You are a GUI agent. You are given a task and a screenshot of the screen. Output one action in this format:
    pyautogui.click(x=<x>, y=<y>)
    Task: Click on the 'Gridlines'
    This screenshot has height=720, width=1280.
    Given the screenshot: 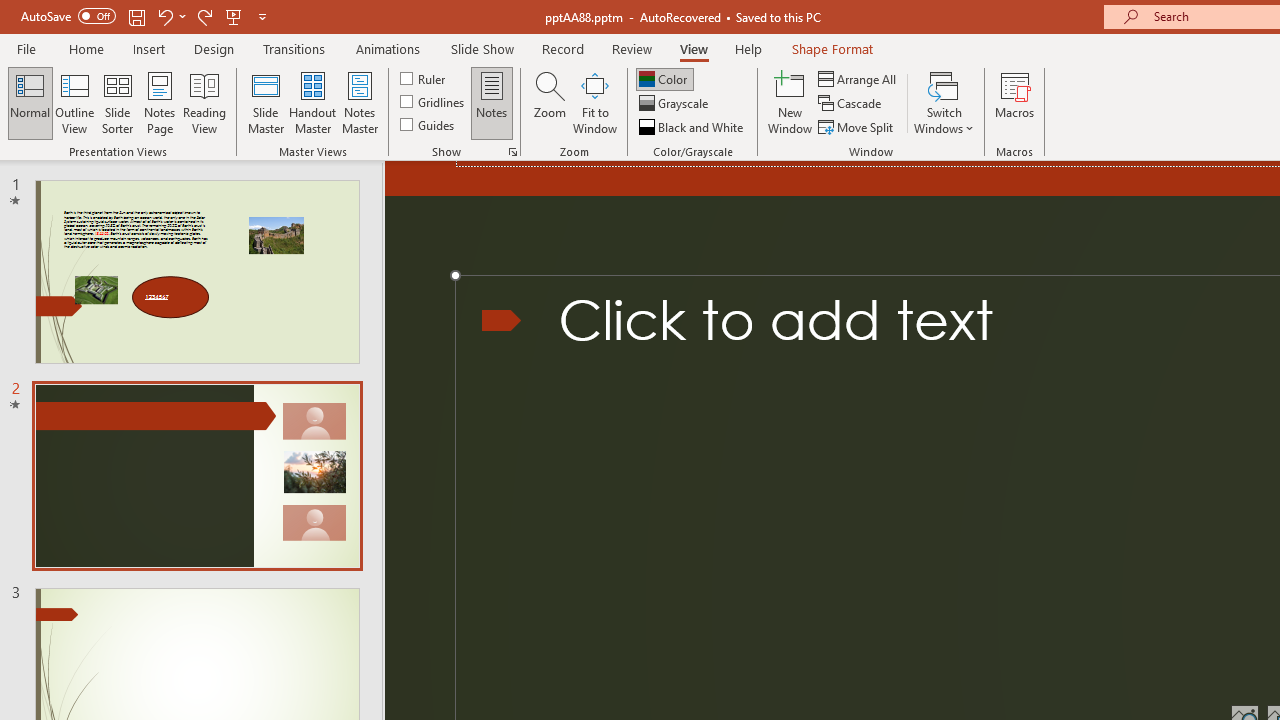 What is the action you would take?
    pyautogui.click(x=432, y=101)
    